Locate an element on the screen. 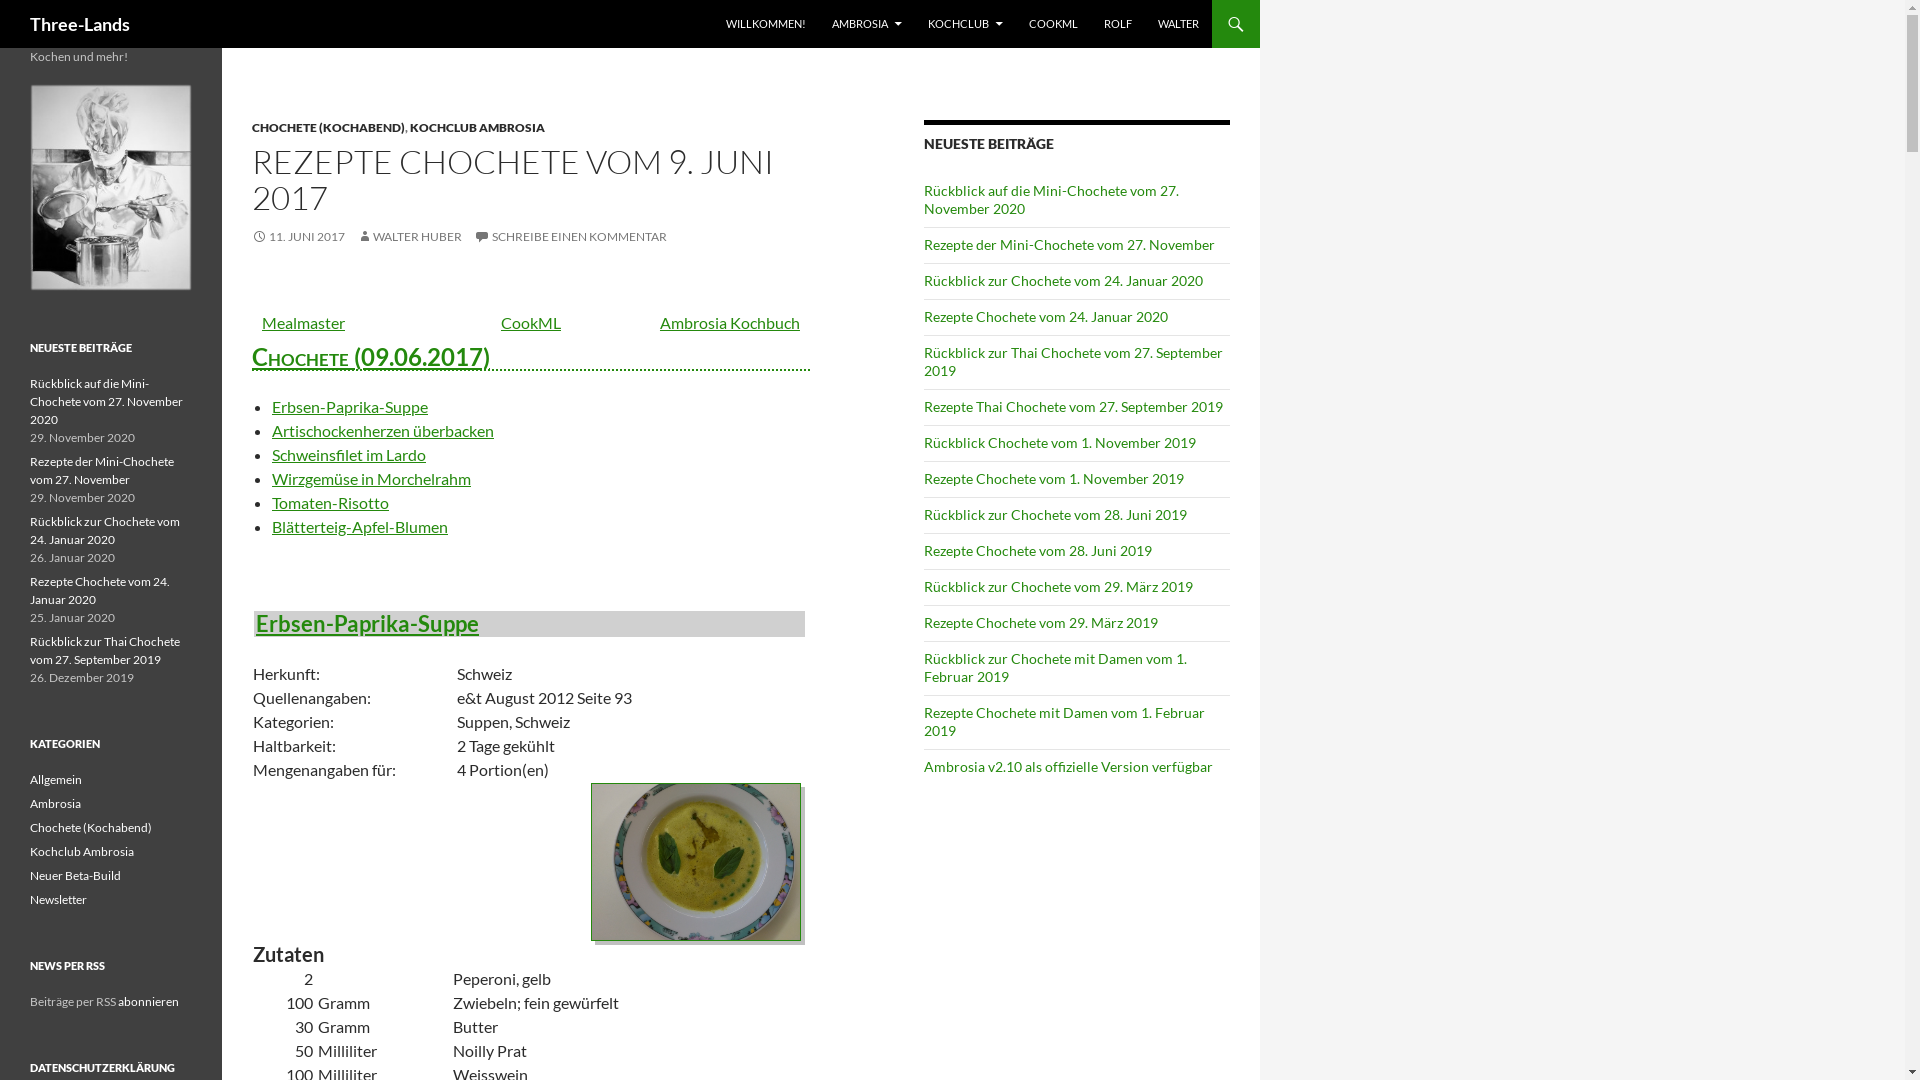  'AMBROSIA' is located at coordinates (867, 23).